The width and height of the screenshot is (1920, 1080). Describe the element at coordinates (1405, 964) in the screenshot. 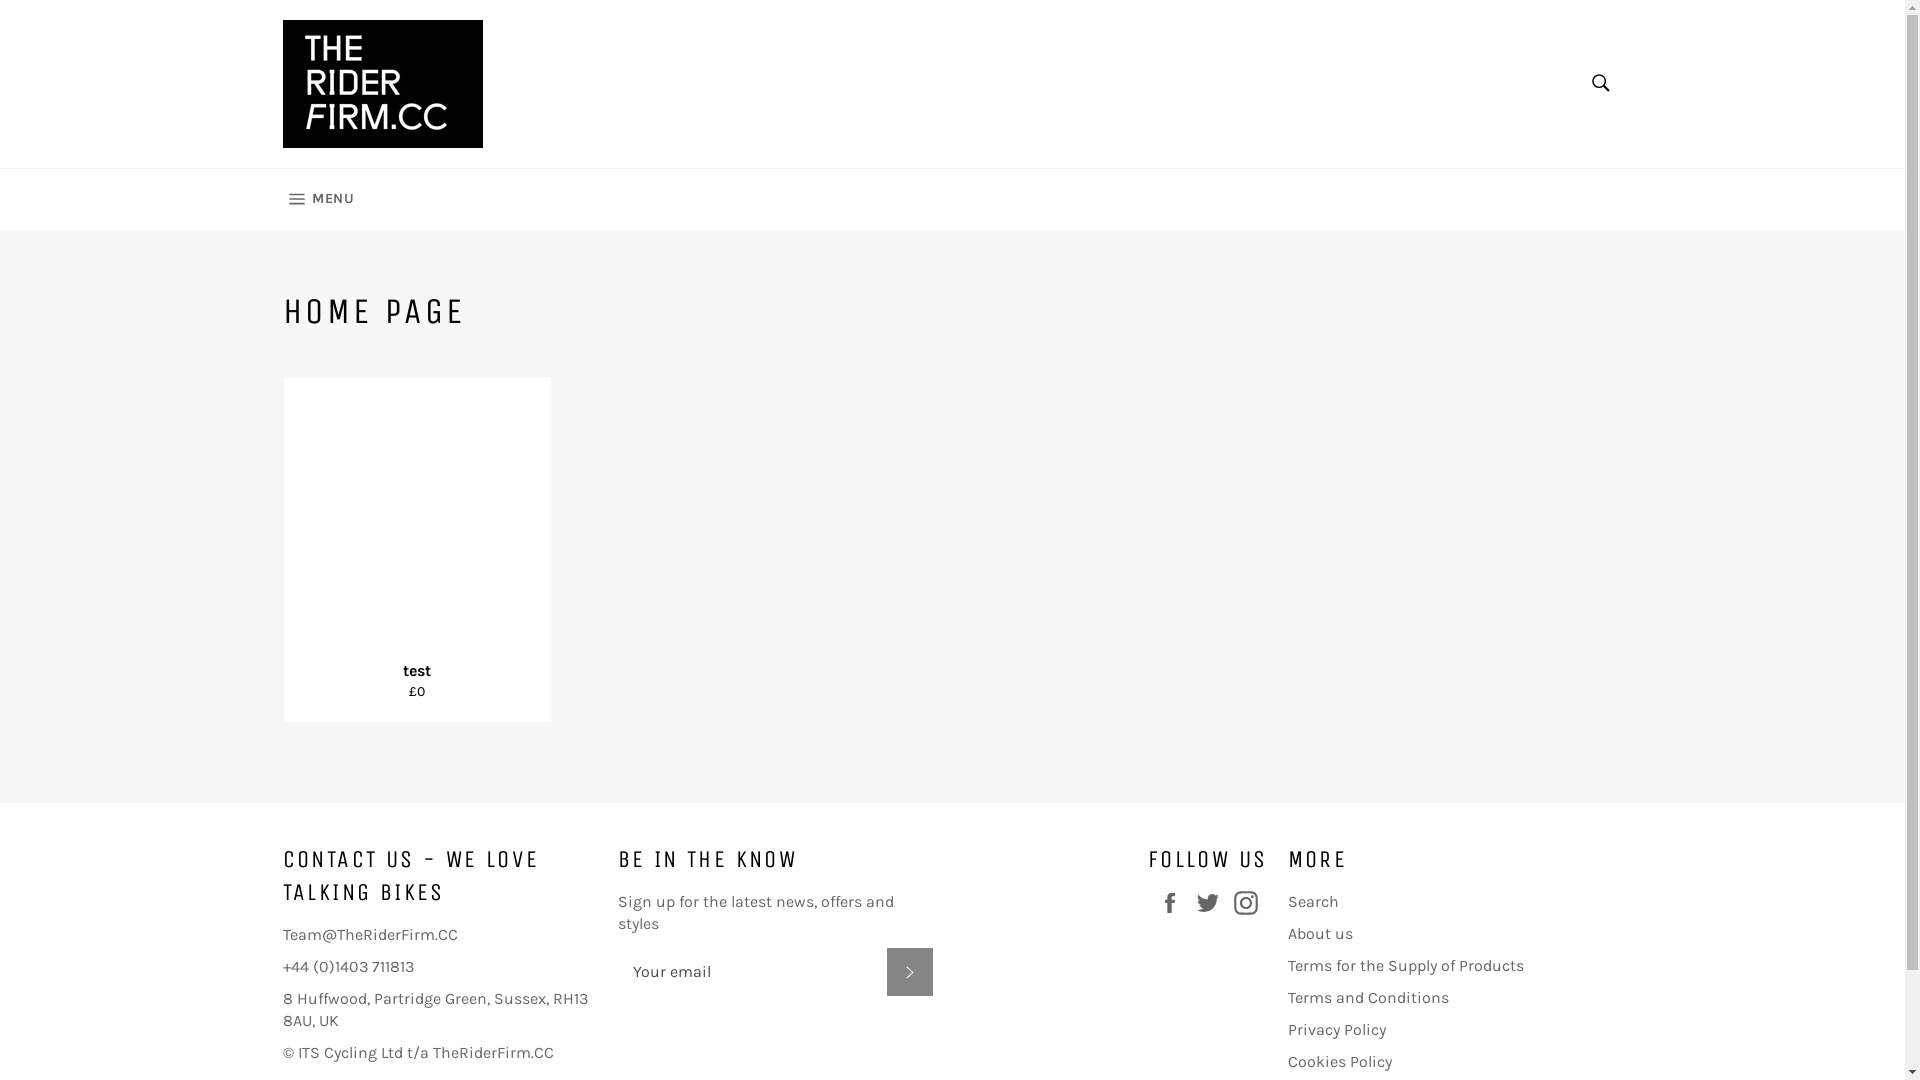

I see `'Terms for the Supply of Products'` at that location.